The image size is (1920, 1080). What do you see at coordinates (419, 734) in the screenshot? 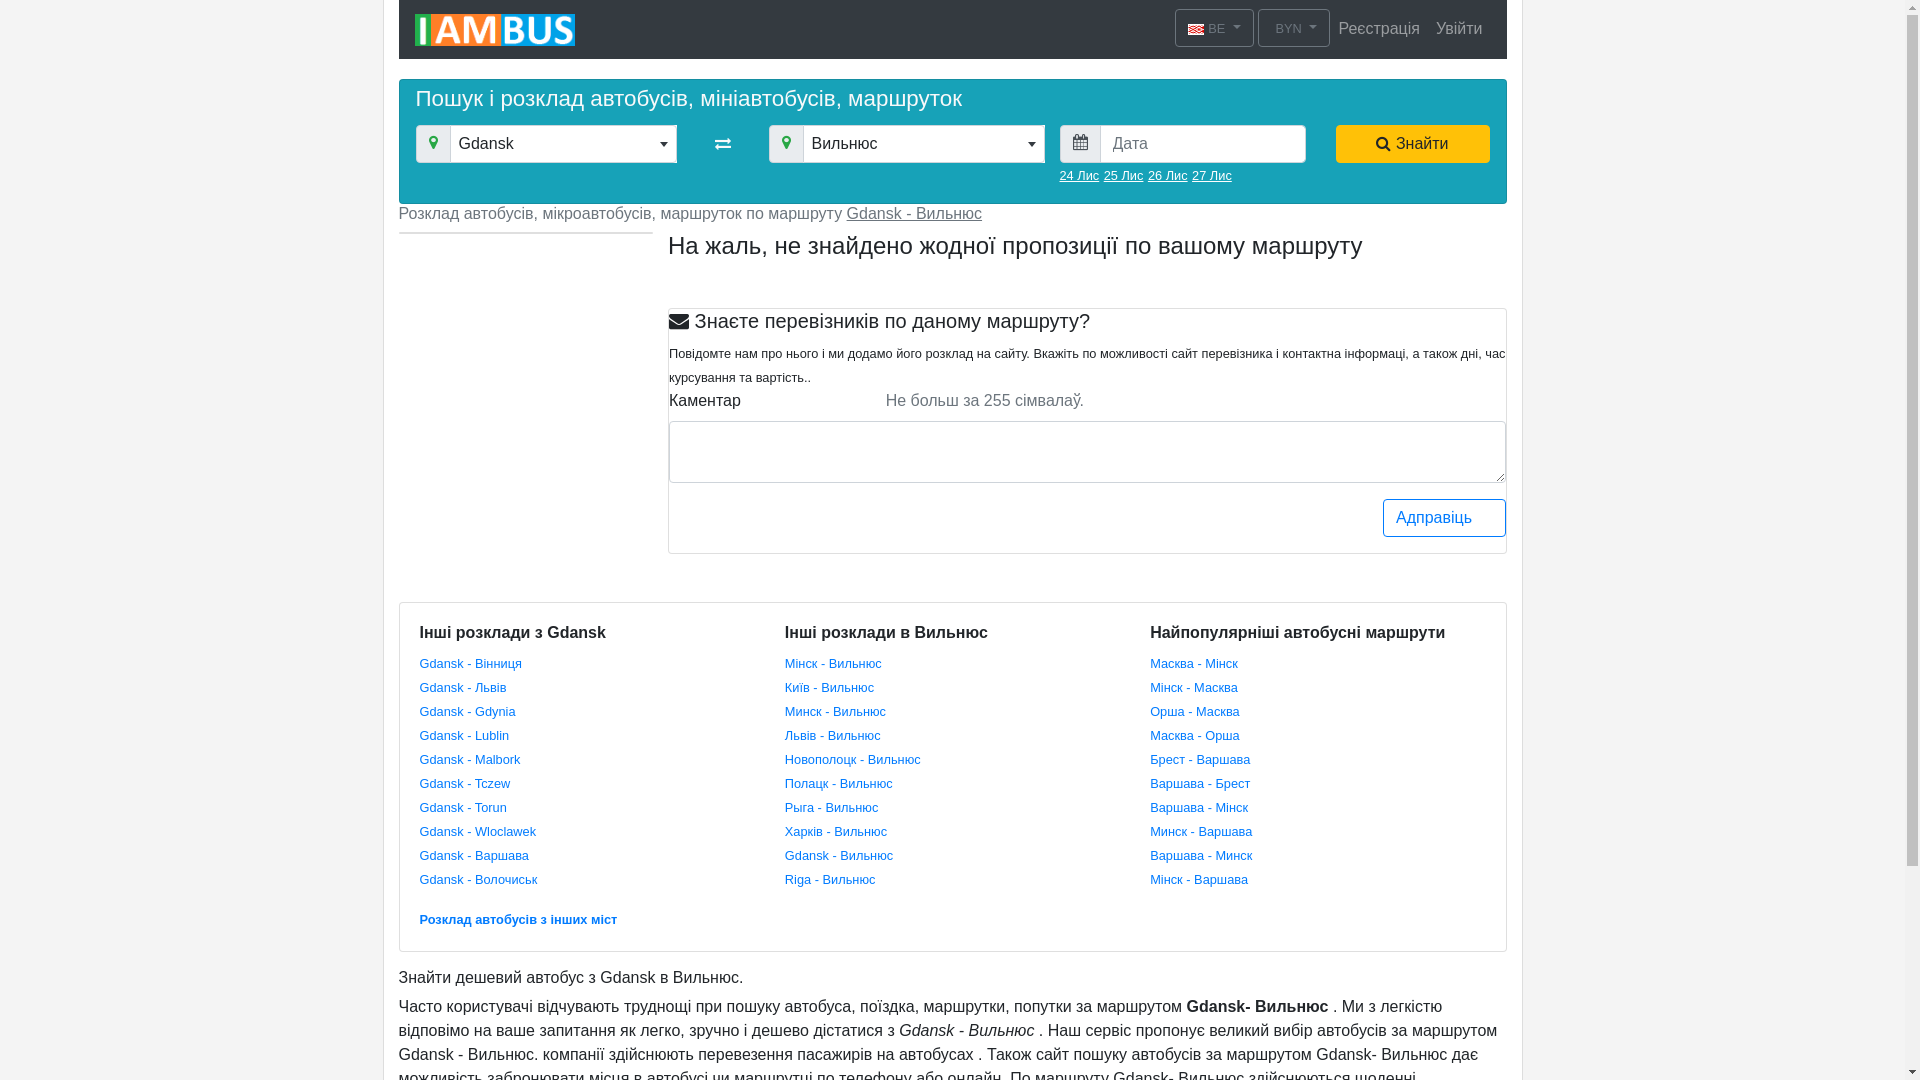
I see `'Gdansk - Lublin'` at bounding box center [419, 734].